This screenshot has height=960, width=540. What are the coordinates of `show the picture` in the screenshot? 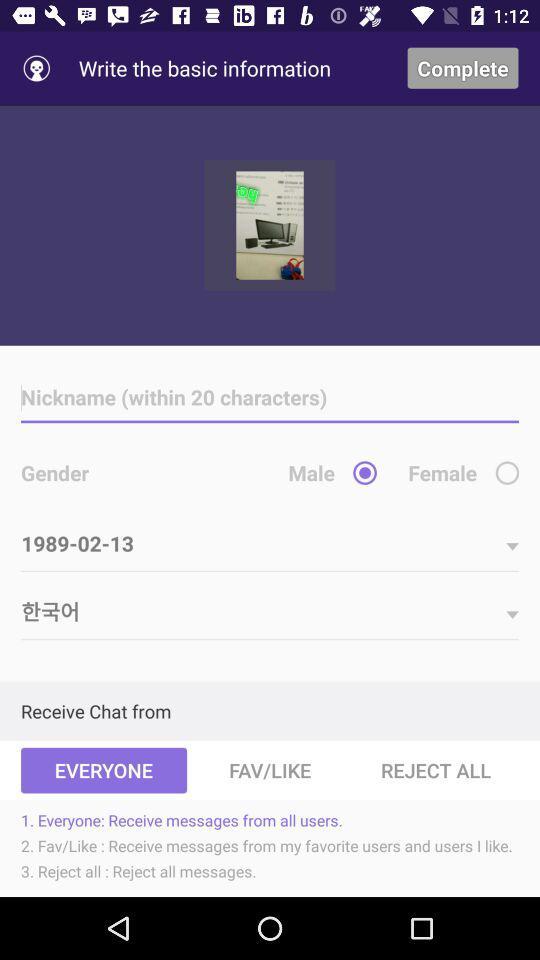 It's located at (270, 225).